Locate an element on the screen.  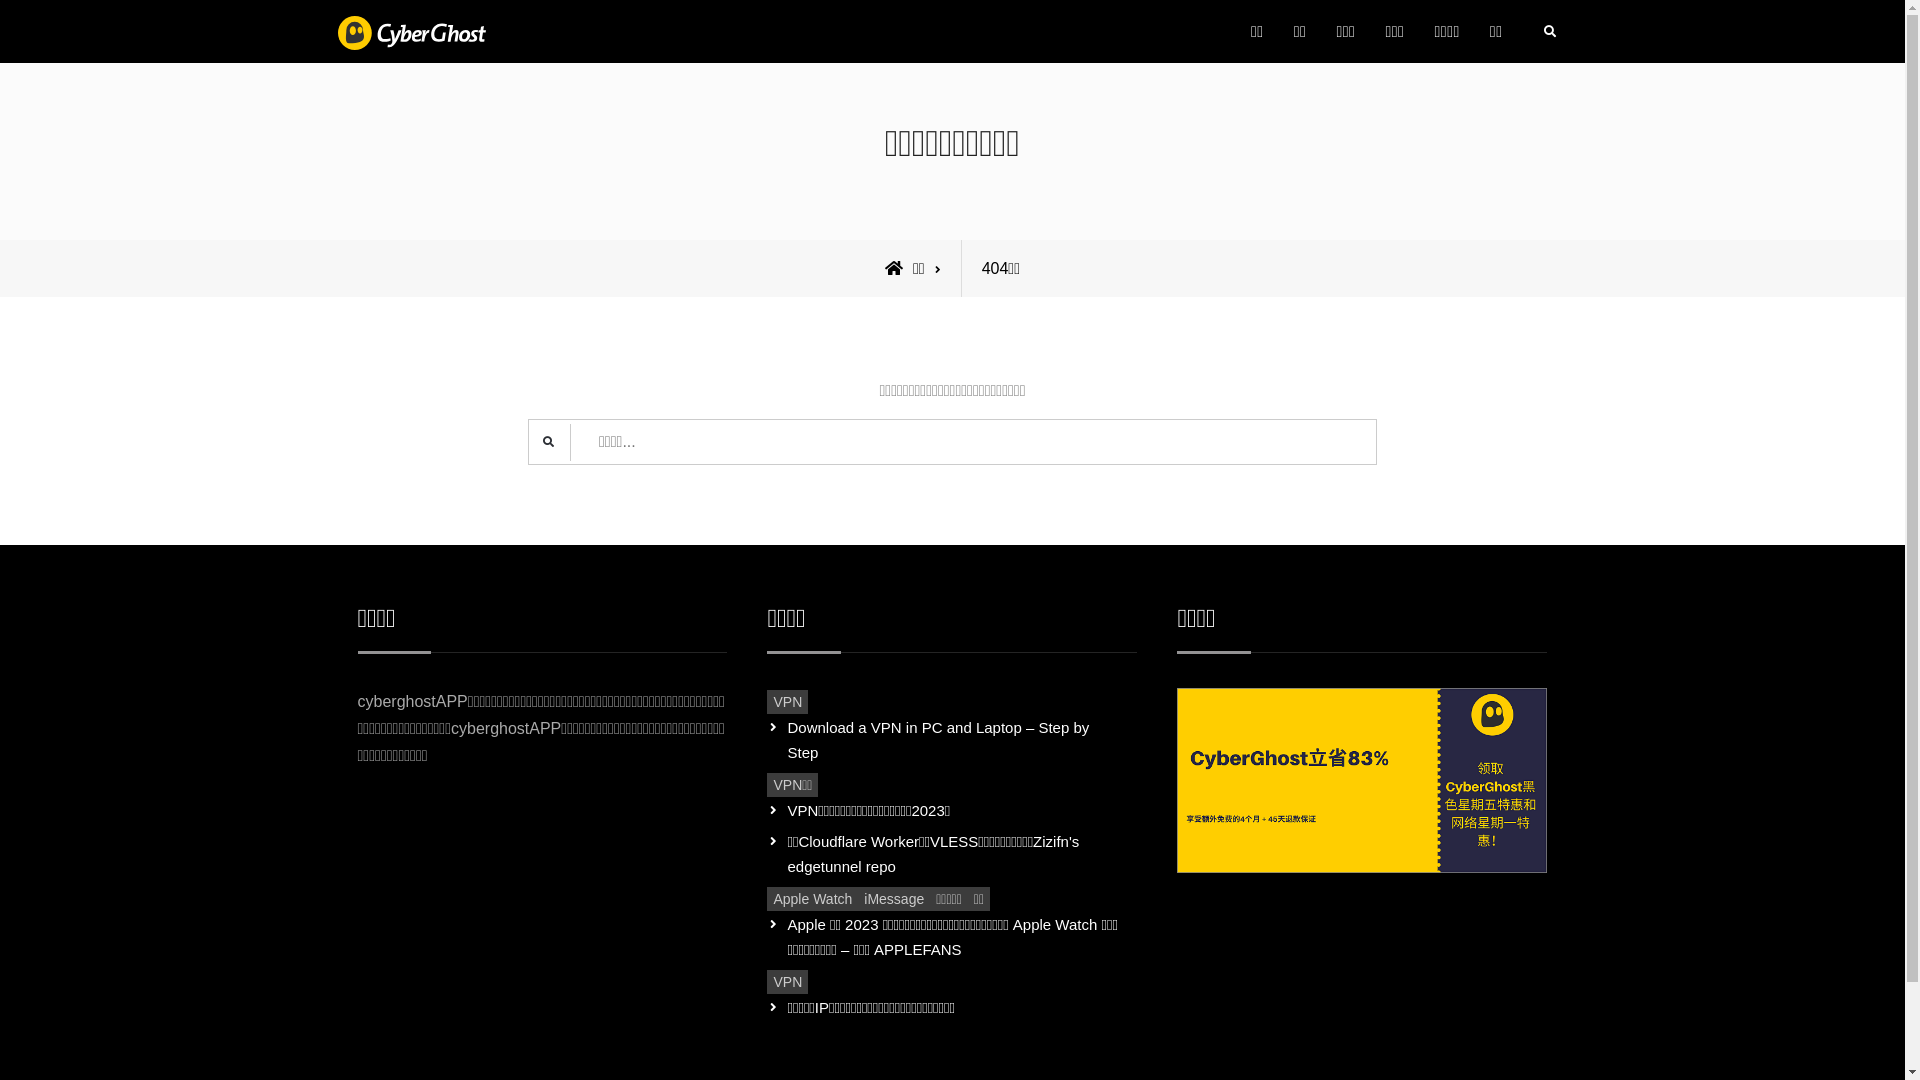
'VPN' is located at coordinates (786, 981).